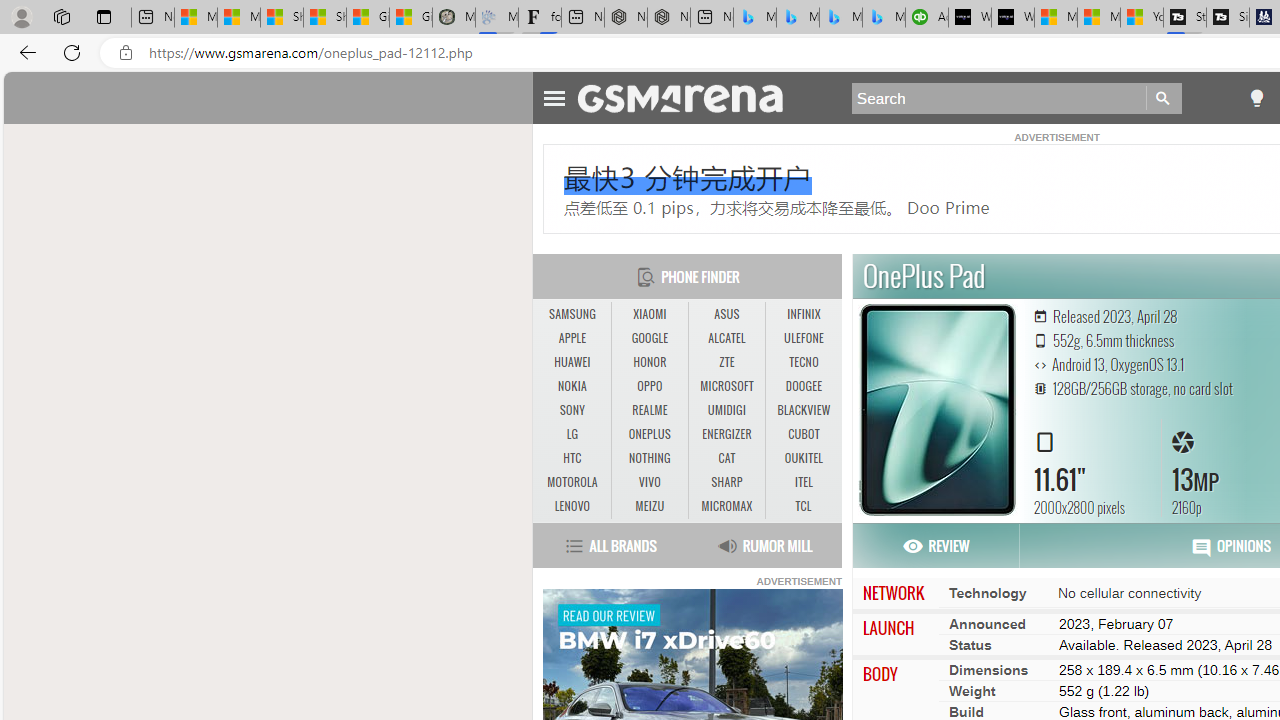  I want to click on 'Gilma and Hector both pose tropical trouble for Hawaii', so click(410, 17).